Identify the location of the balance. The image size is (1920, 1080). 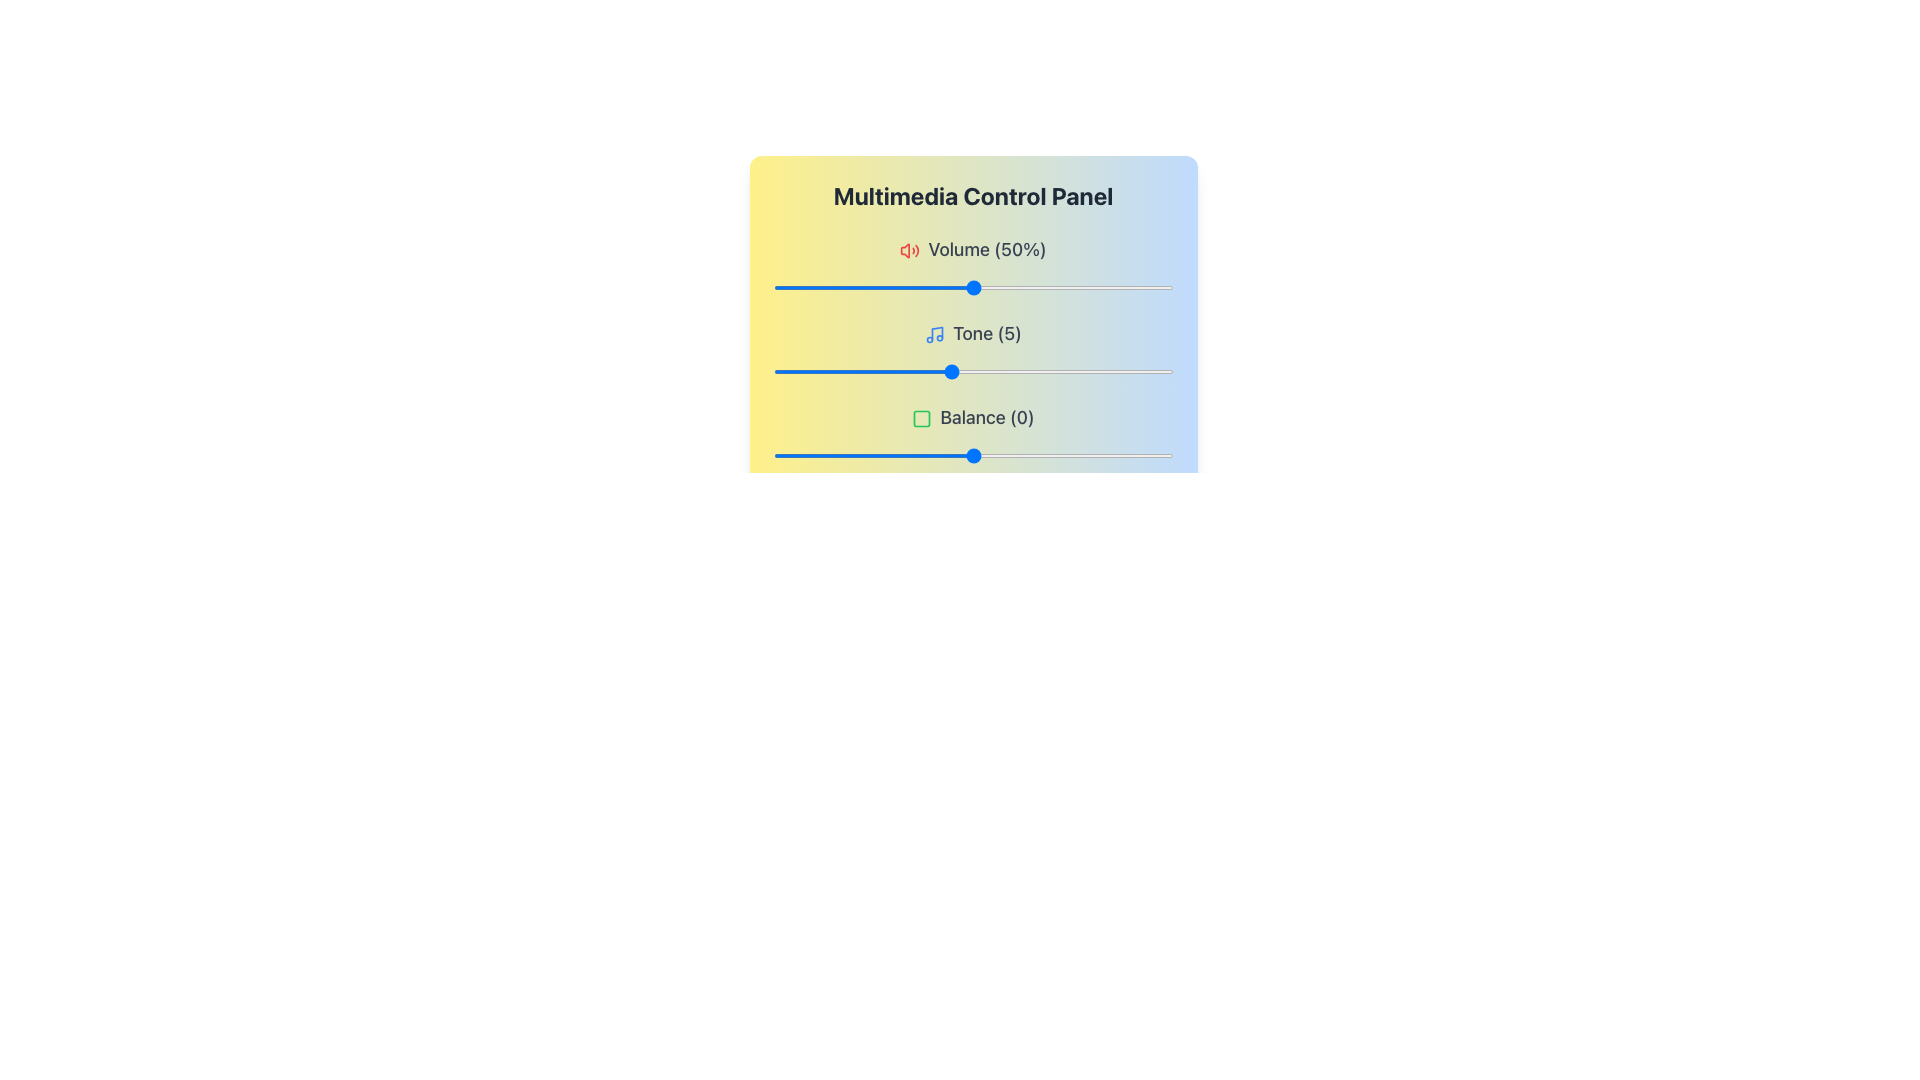
(837, 455).